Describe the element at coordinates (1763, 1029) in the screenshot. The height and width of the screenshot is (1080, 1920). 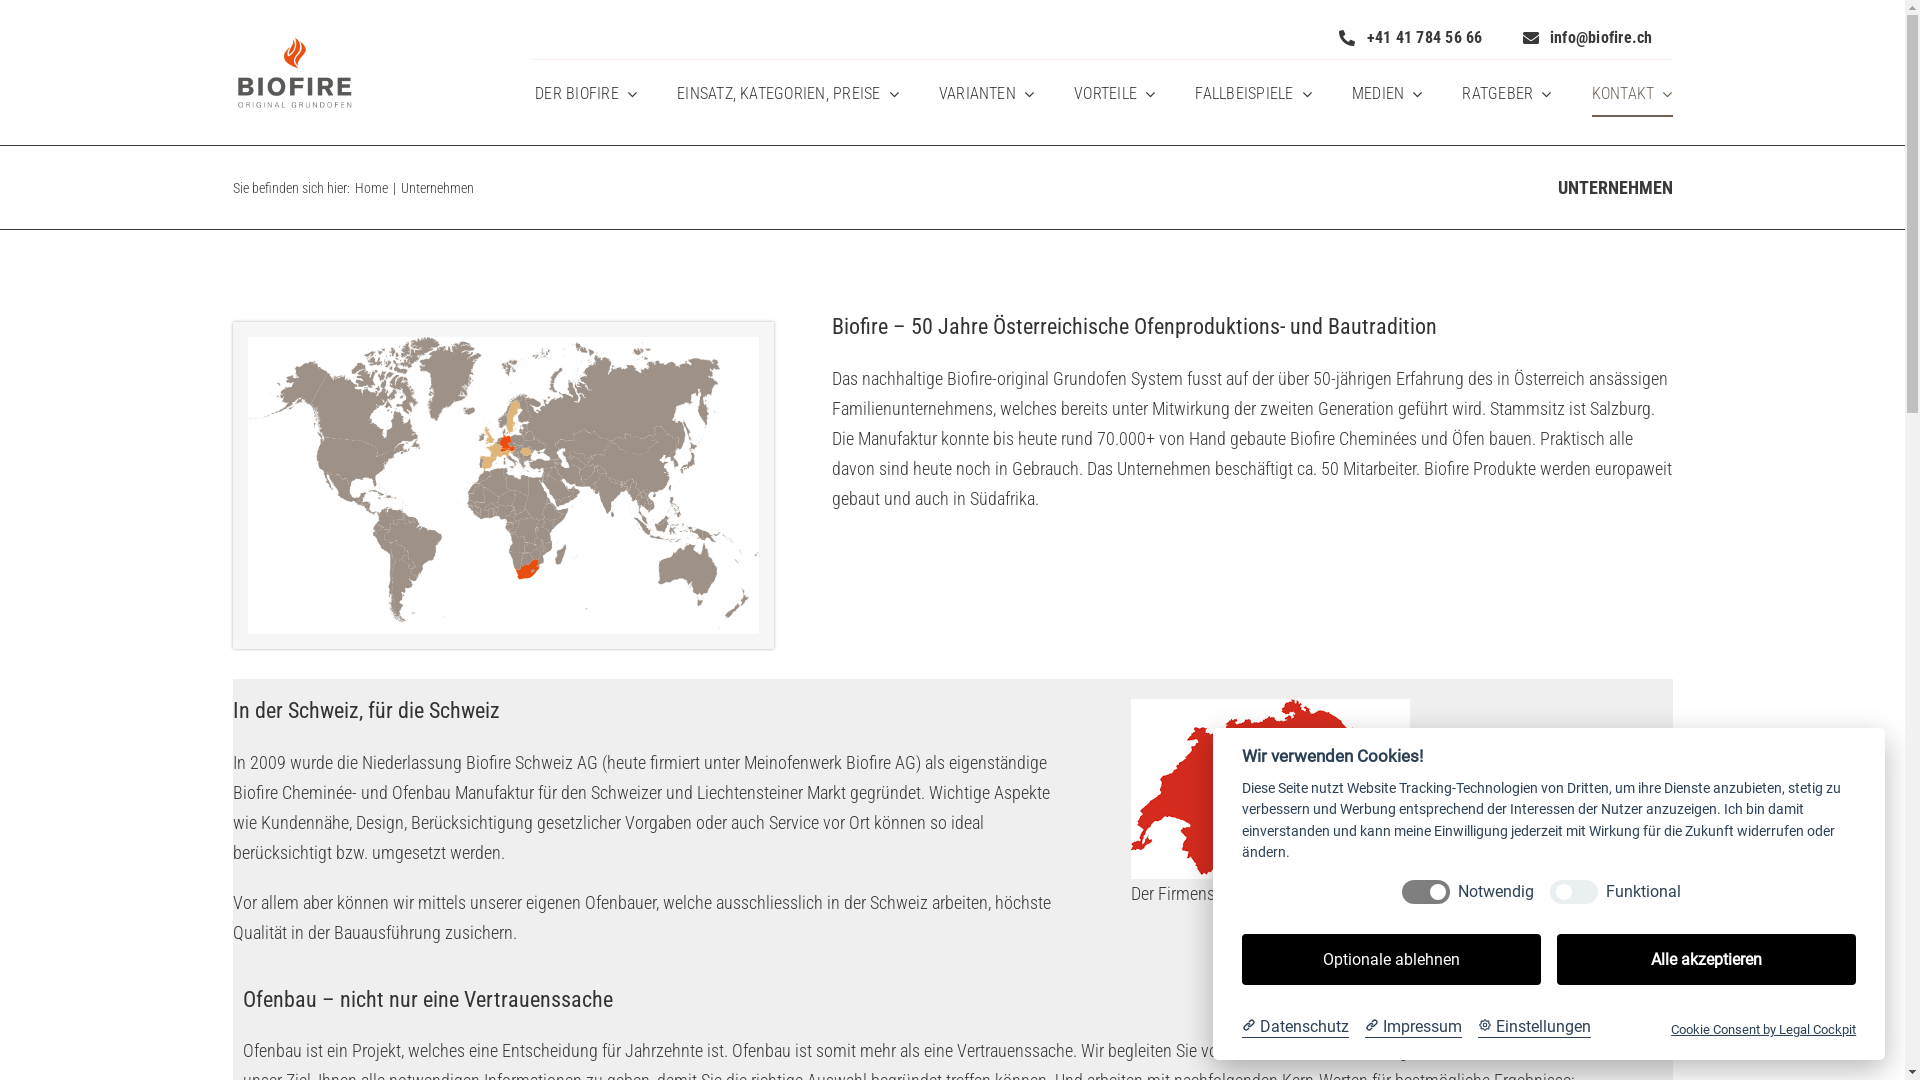
I see `'Cookie Consent by Legal Cockpit'` at that location.